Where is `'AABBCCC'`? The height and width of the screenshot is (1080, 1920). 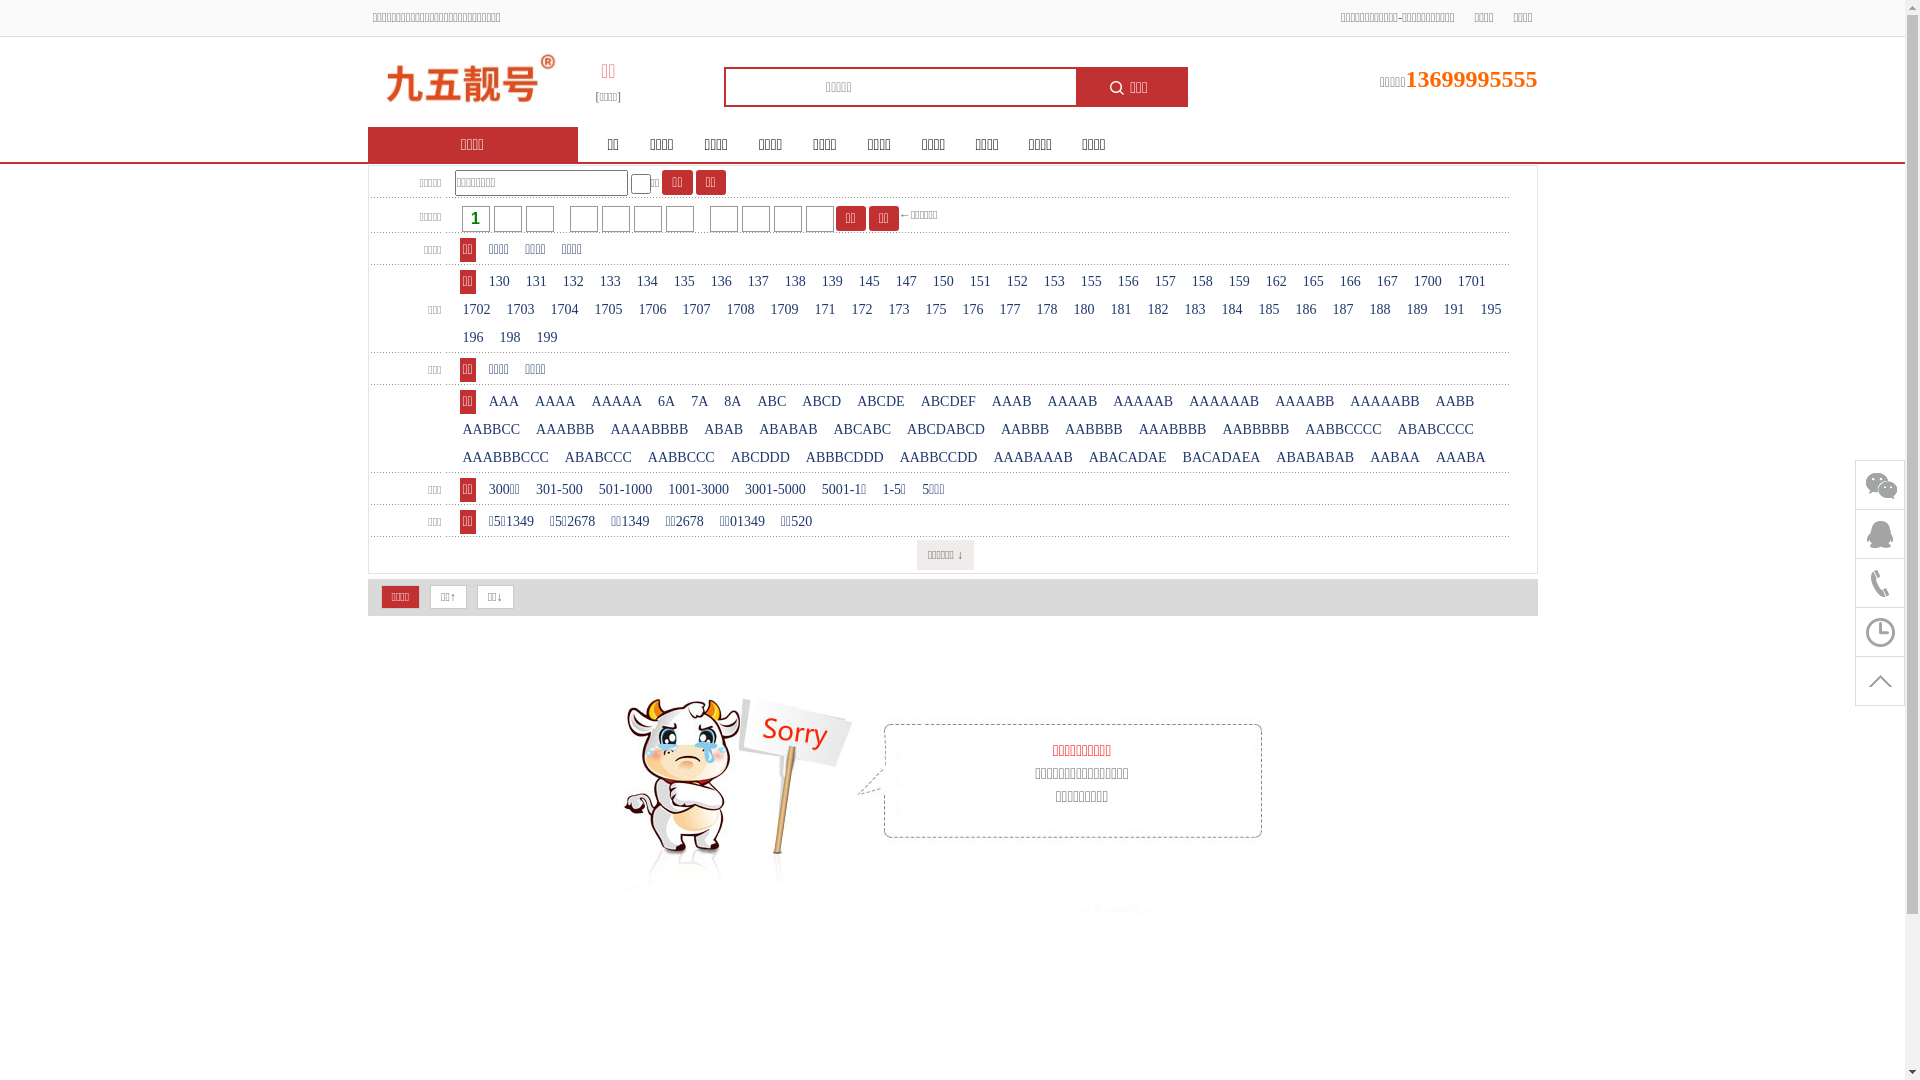 'AABBCCC' is located at coordinates (681, 458).